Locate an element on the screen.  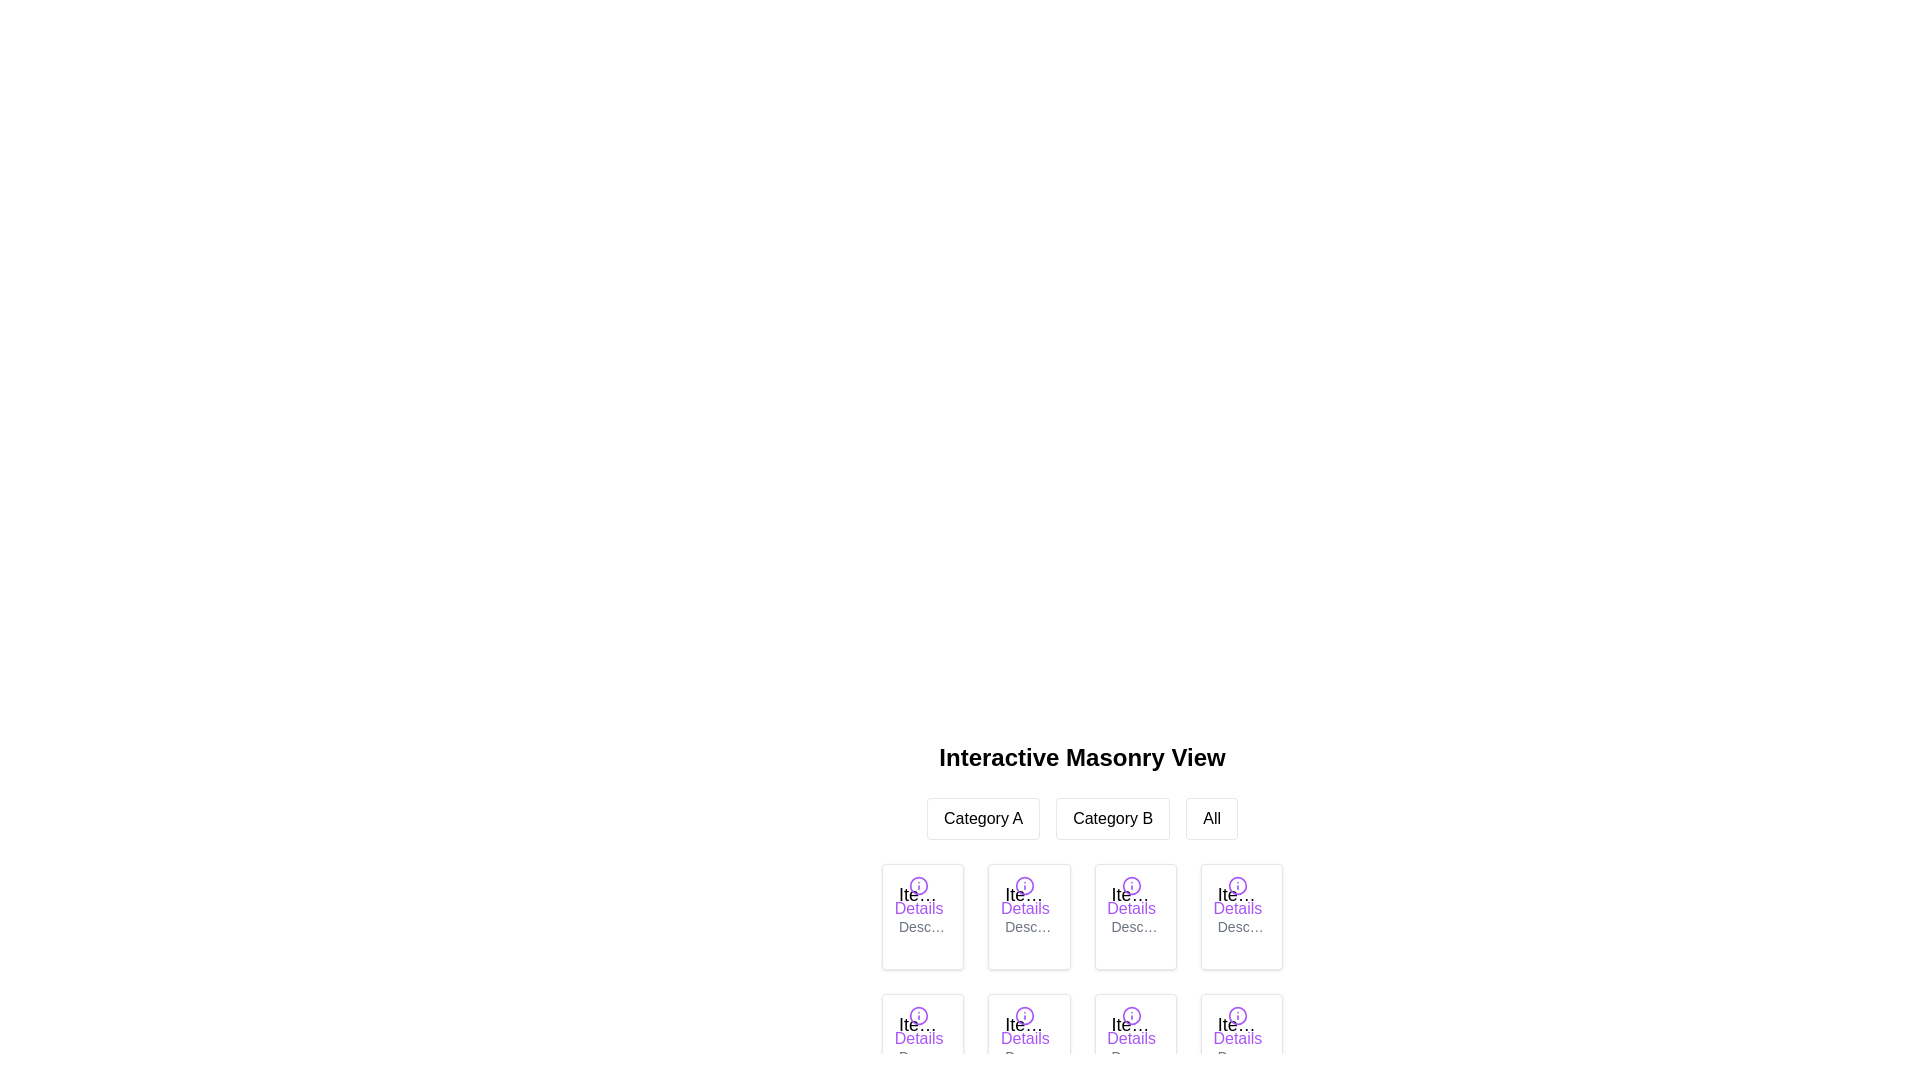
the SVG Circle element representing an information icon within the second card of the first row under 'Interactive Masonry View' is located at coordinates (1025, 884).